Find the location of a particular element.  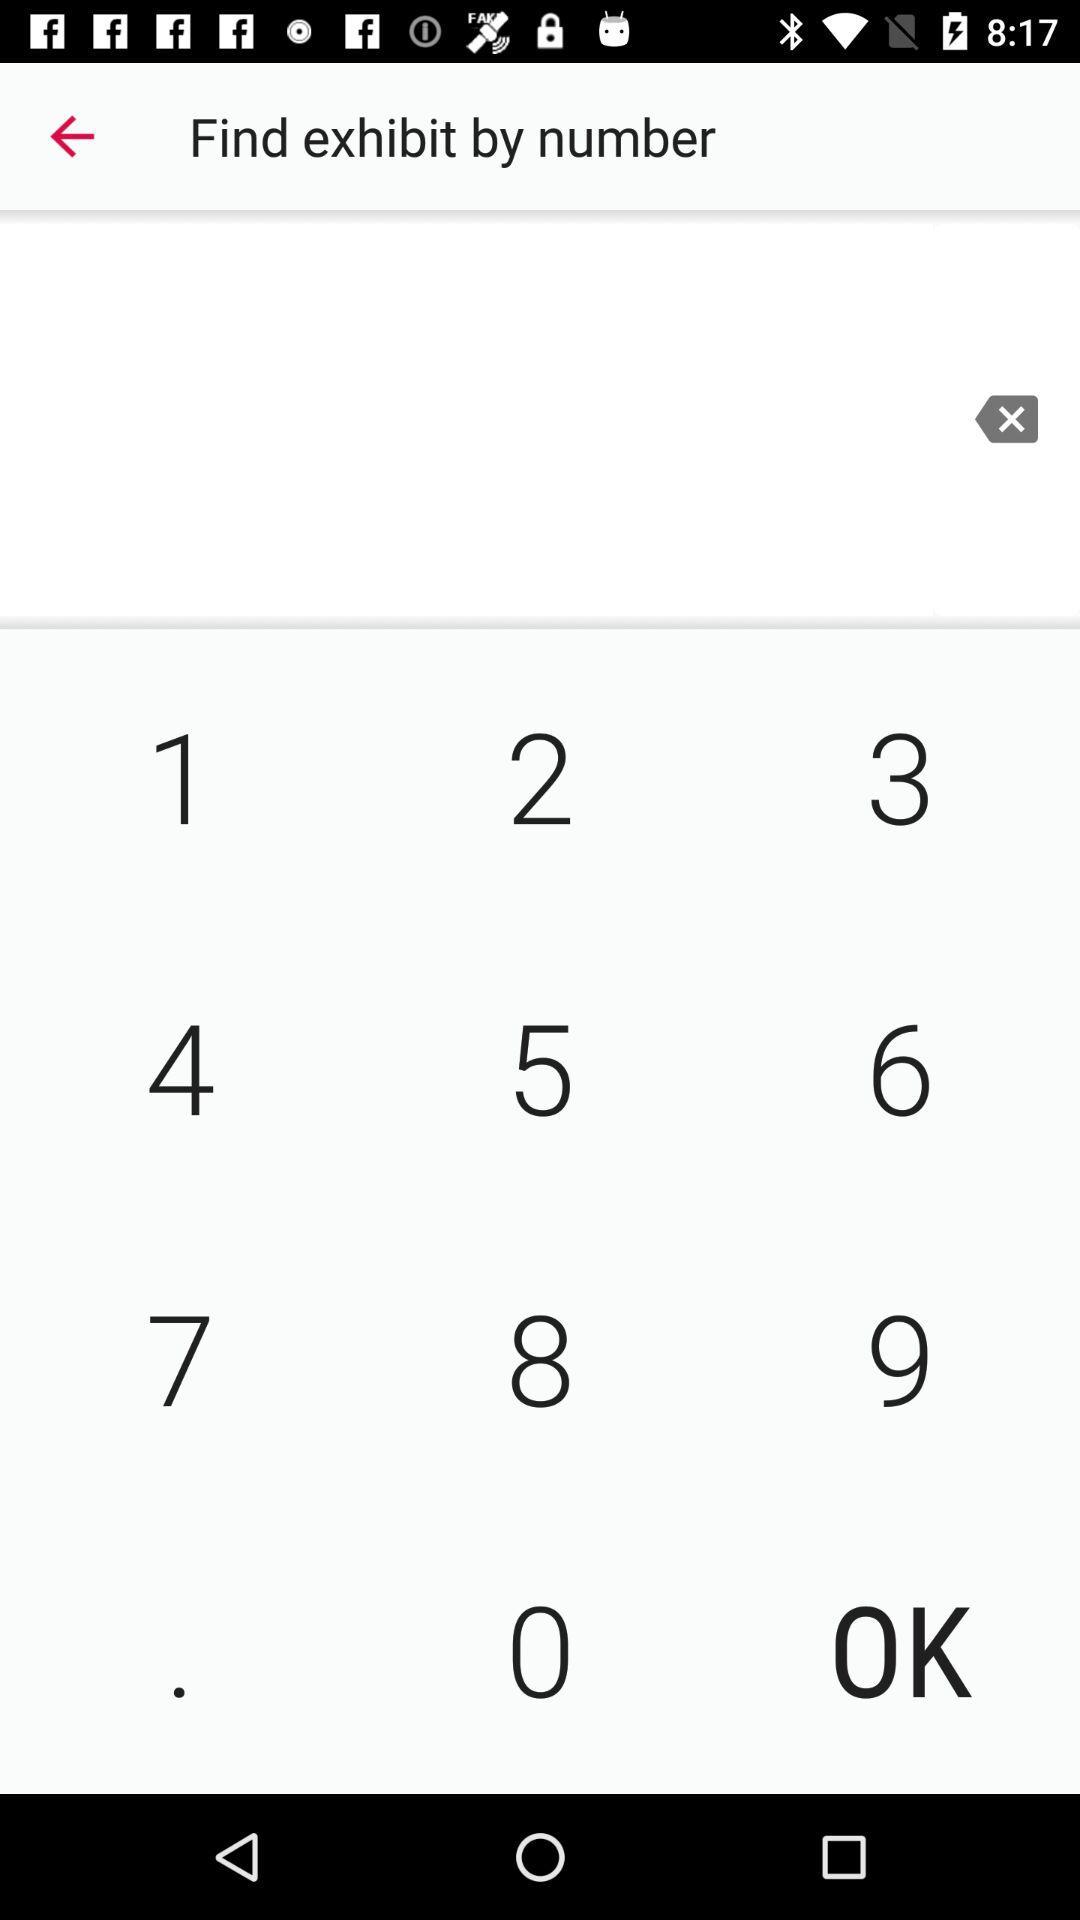

0 is located at coordinates (540, 1647).